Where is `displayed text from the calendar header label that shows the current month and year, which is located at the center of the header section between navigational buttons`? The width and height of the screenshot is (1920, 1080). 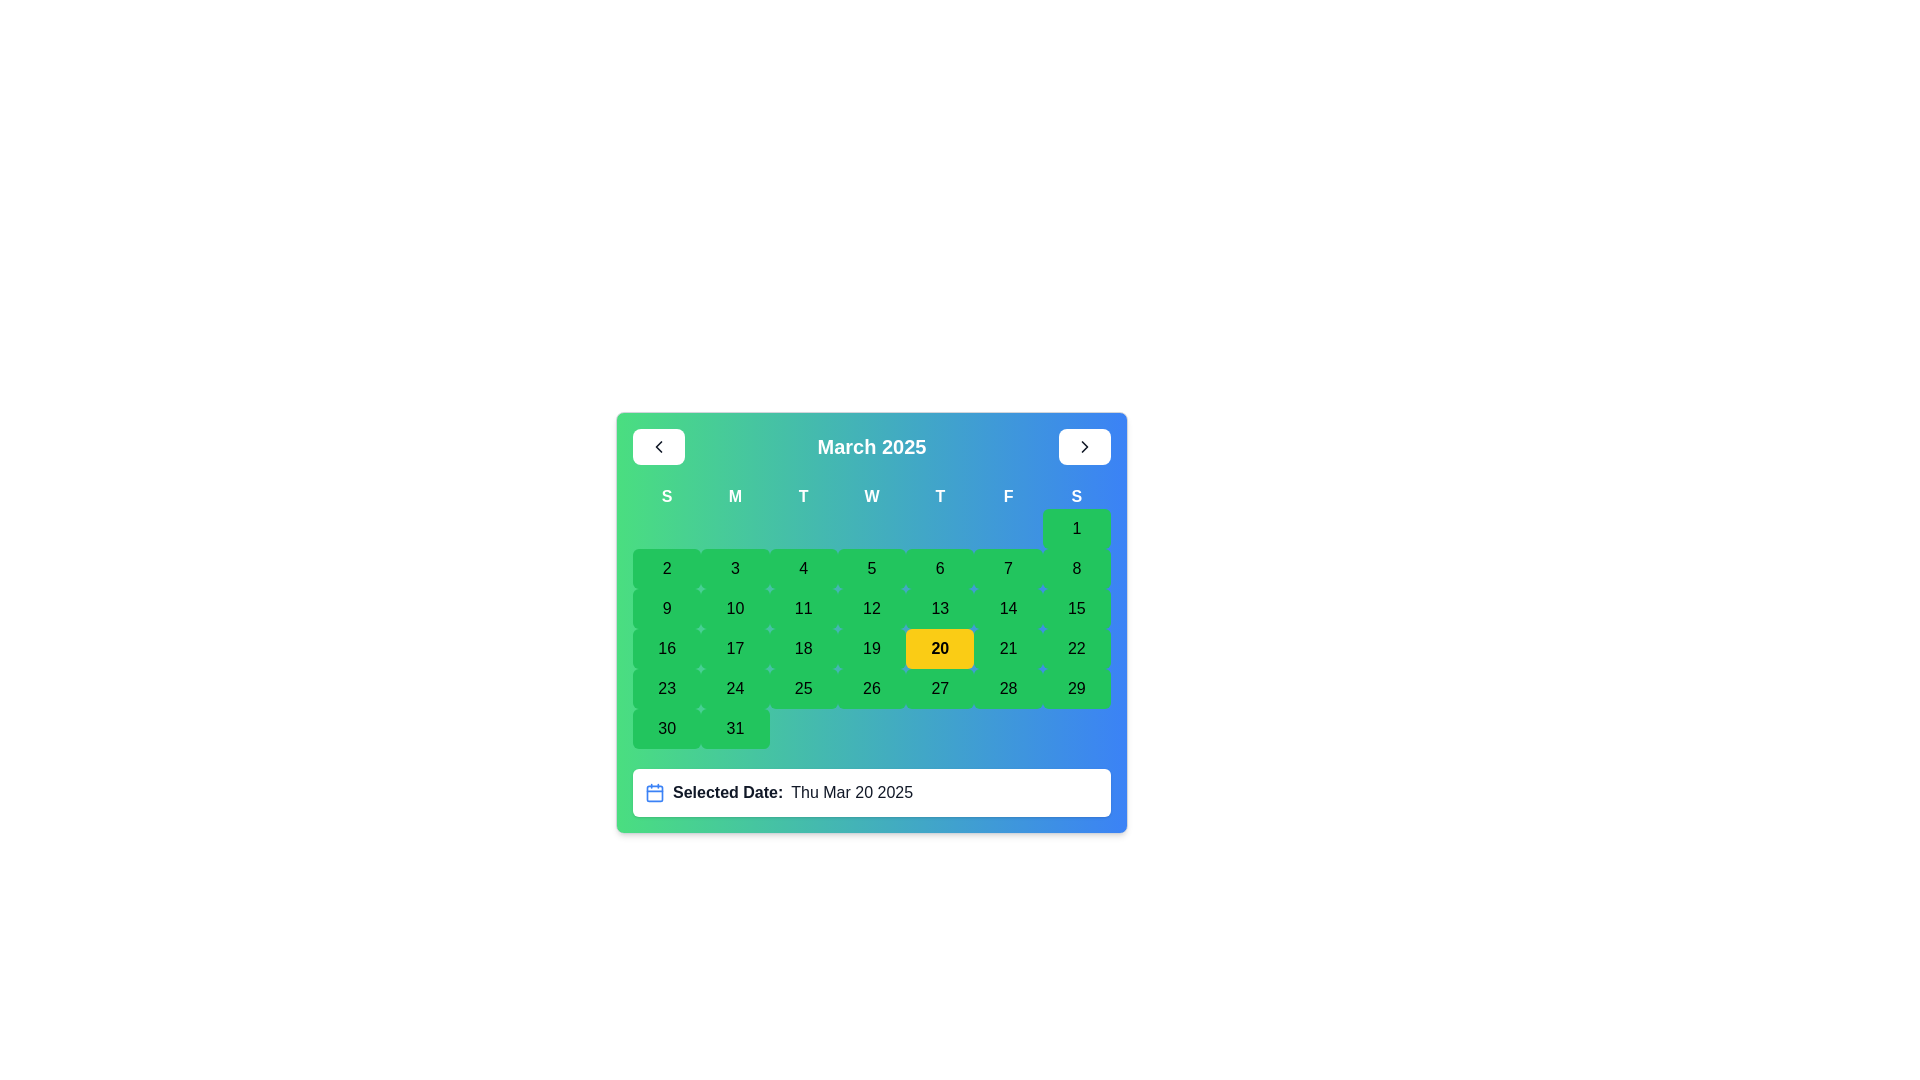
displayed text from the calendar header label that shows the current month and year, which is located at the center of the header section between navigational buttons is located at coordinates (872, 446).